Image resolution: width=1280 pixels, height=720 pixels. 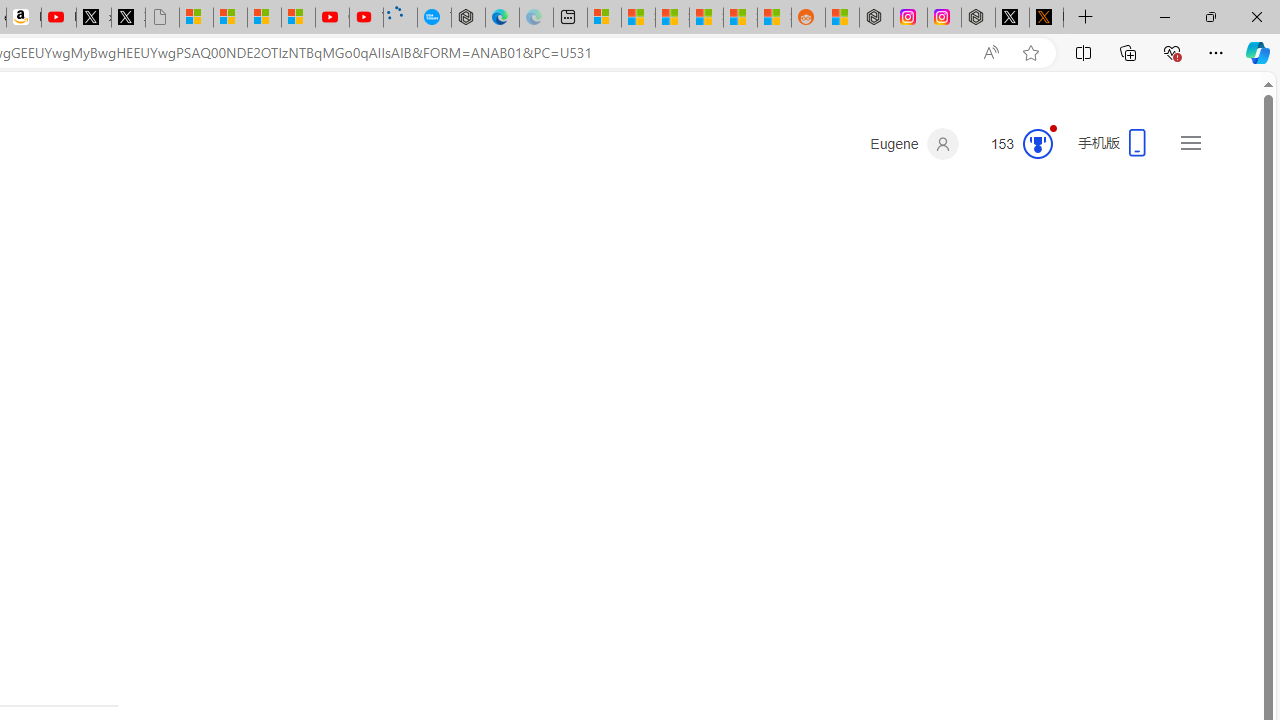 What do you see at coordinates (1031, 52) in the screenshot?
I see `'Add this page to favorites (Ctrl+D)'` at bounding box center [1031, 52].